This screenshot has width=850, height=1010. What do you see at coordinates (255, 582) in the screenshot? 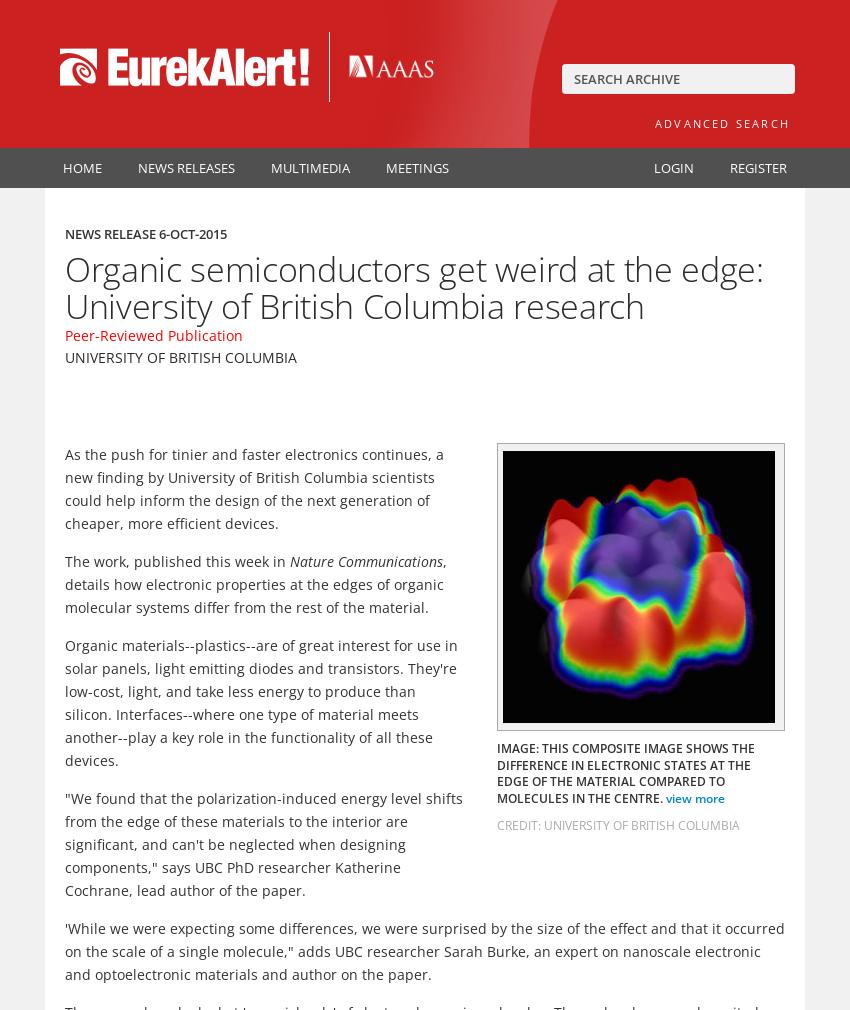
I see `', details how electronic properties at the edges of organic molecular systems differ from the rest of the material.'` at bounding box center [255, 582].